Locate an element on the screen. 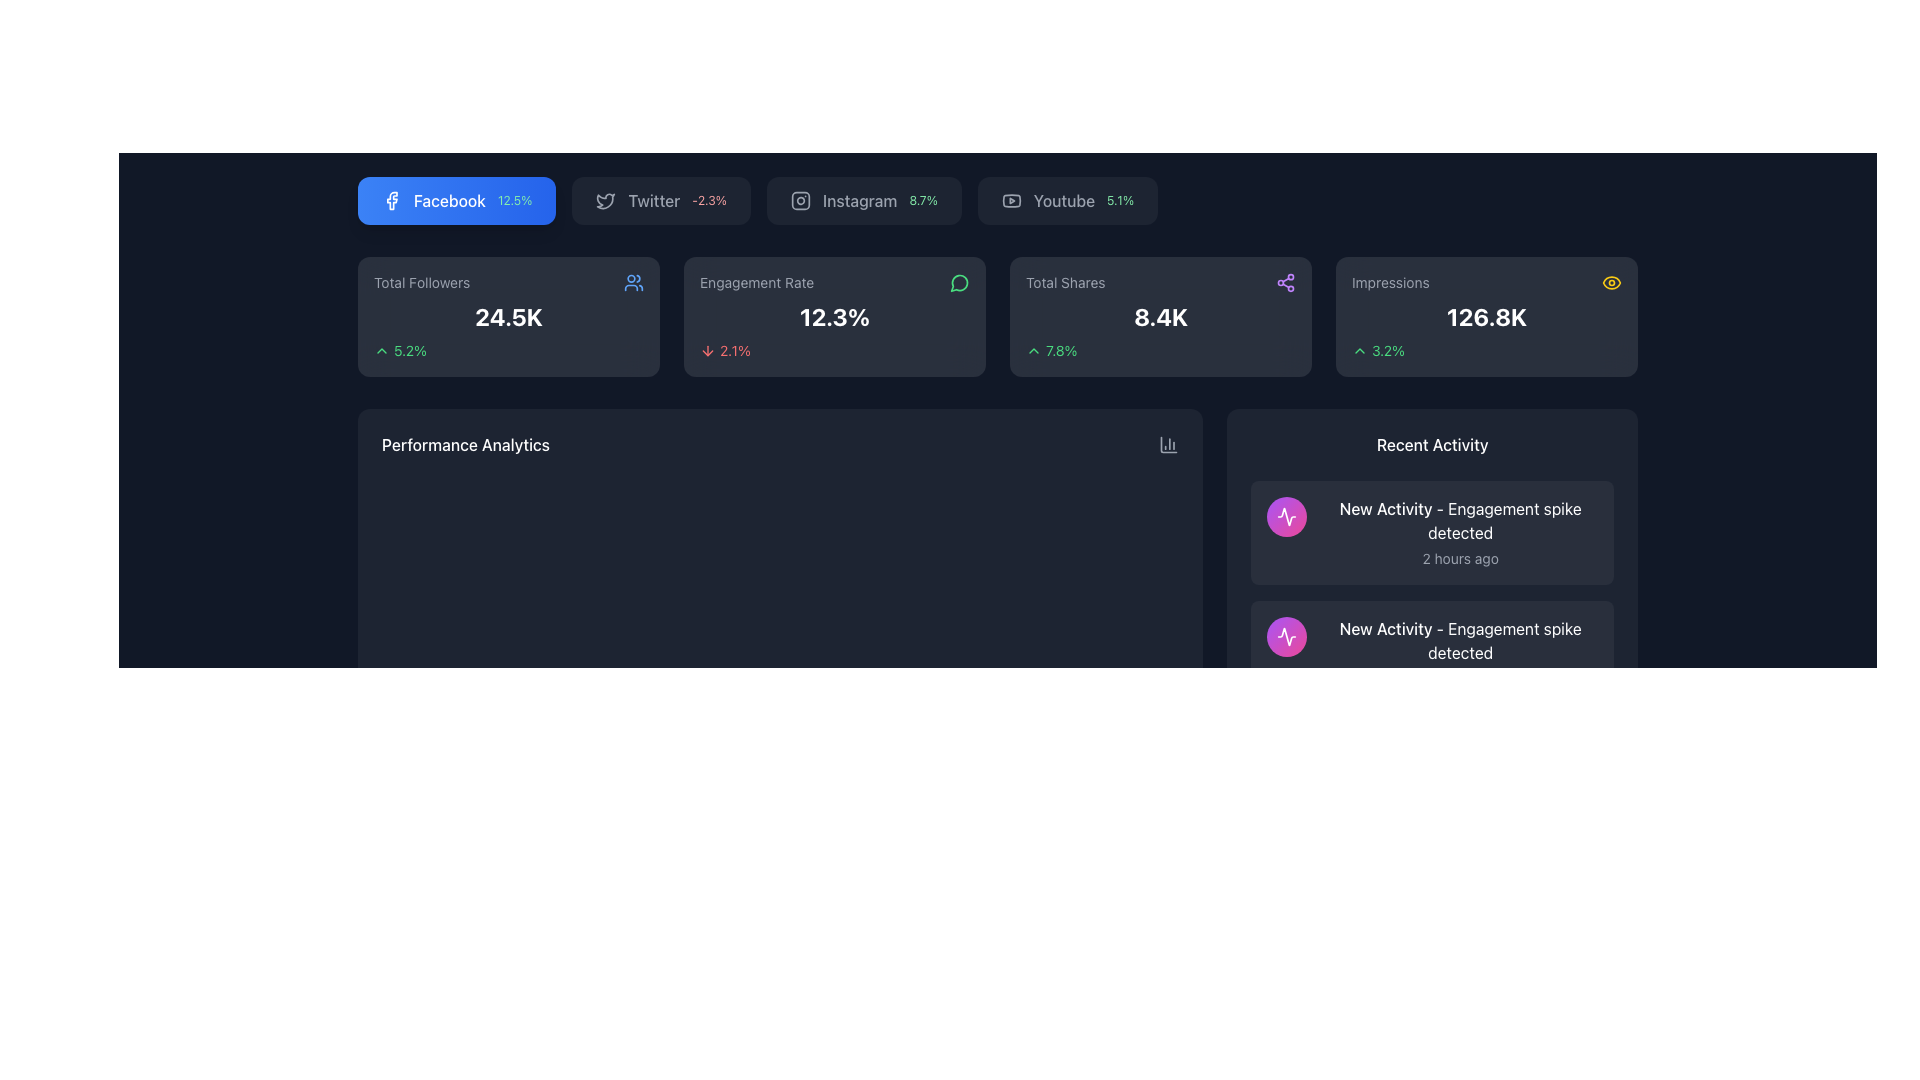 This screenshot has width=1920, height=1080. the Text display indicating the total shares, which is styled in green and positioned below the title 'Total Shares' and above the '7.8%' indicator is located at coordinates (1161, 315).